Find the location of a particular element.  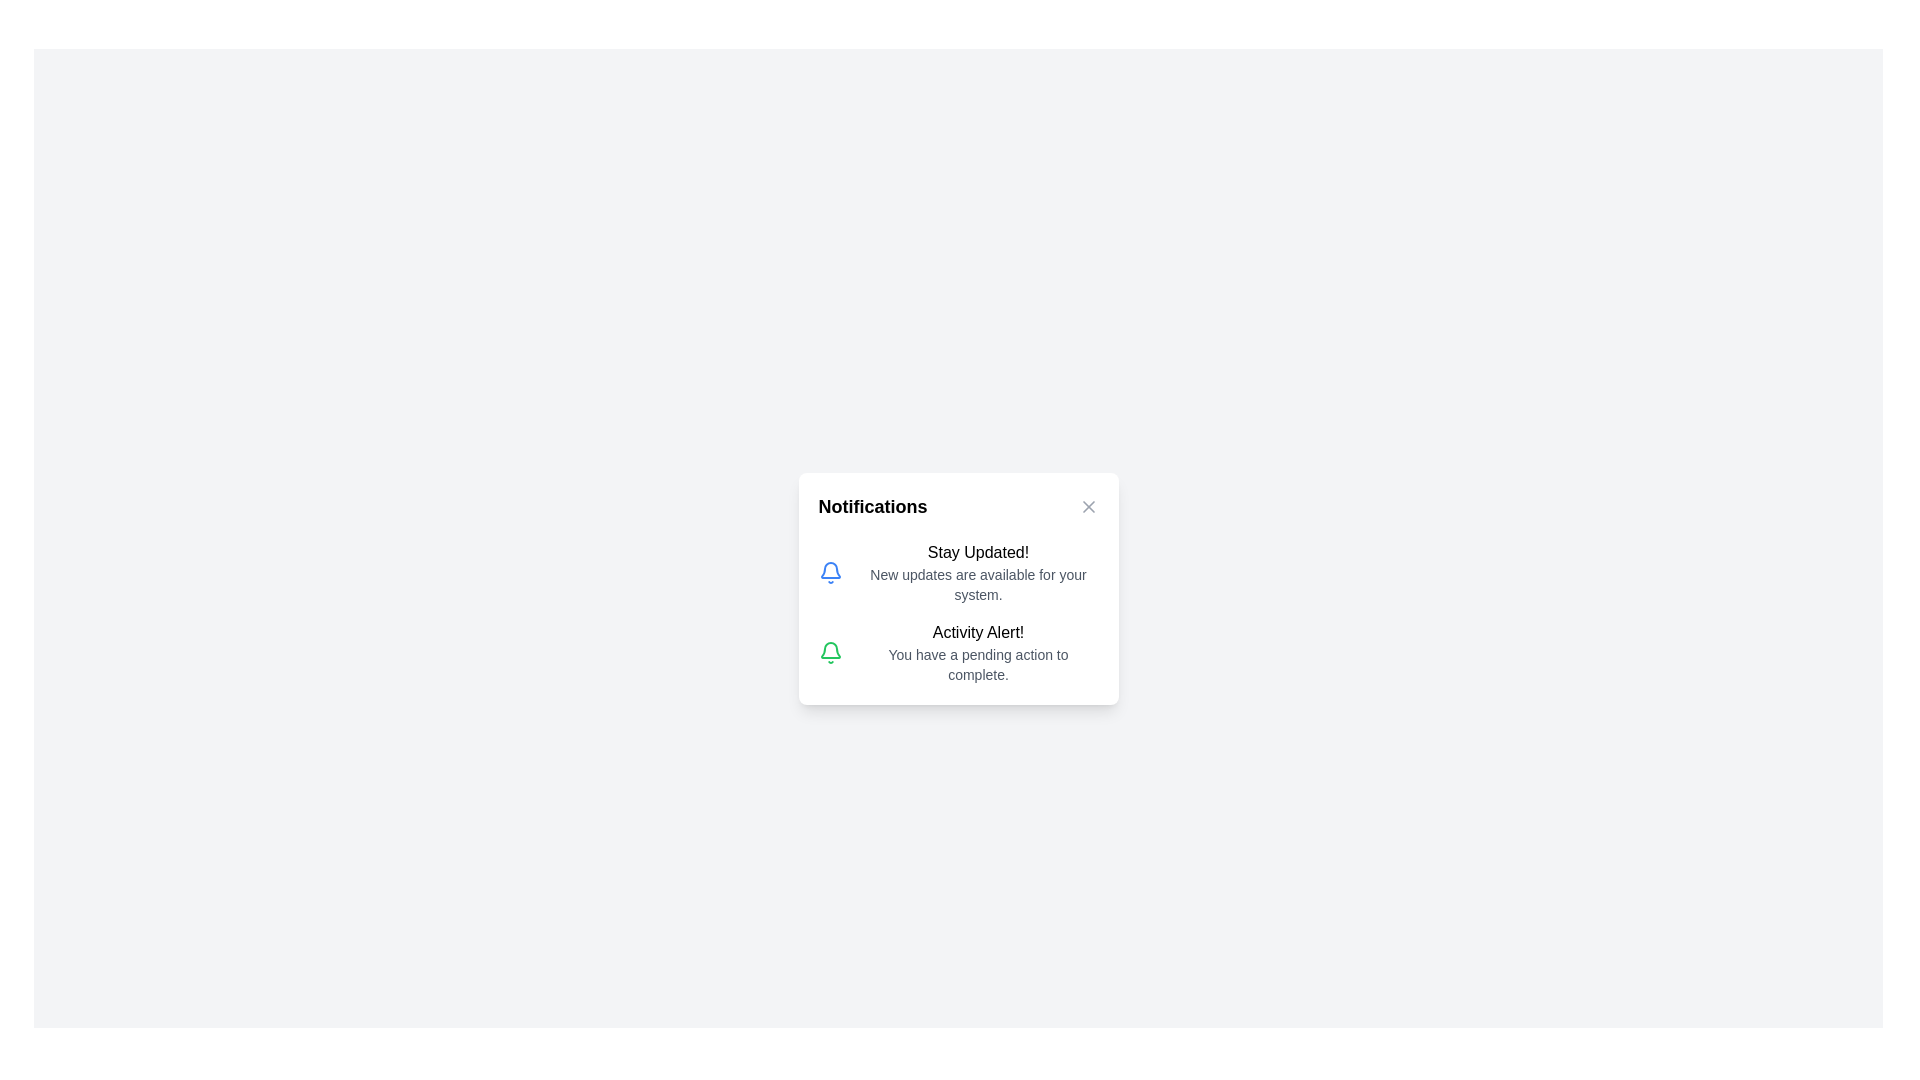

the close button (X) to close the notification dialog is located at coordinates (1087, 505).